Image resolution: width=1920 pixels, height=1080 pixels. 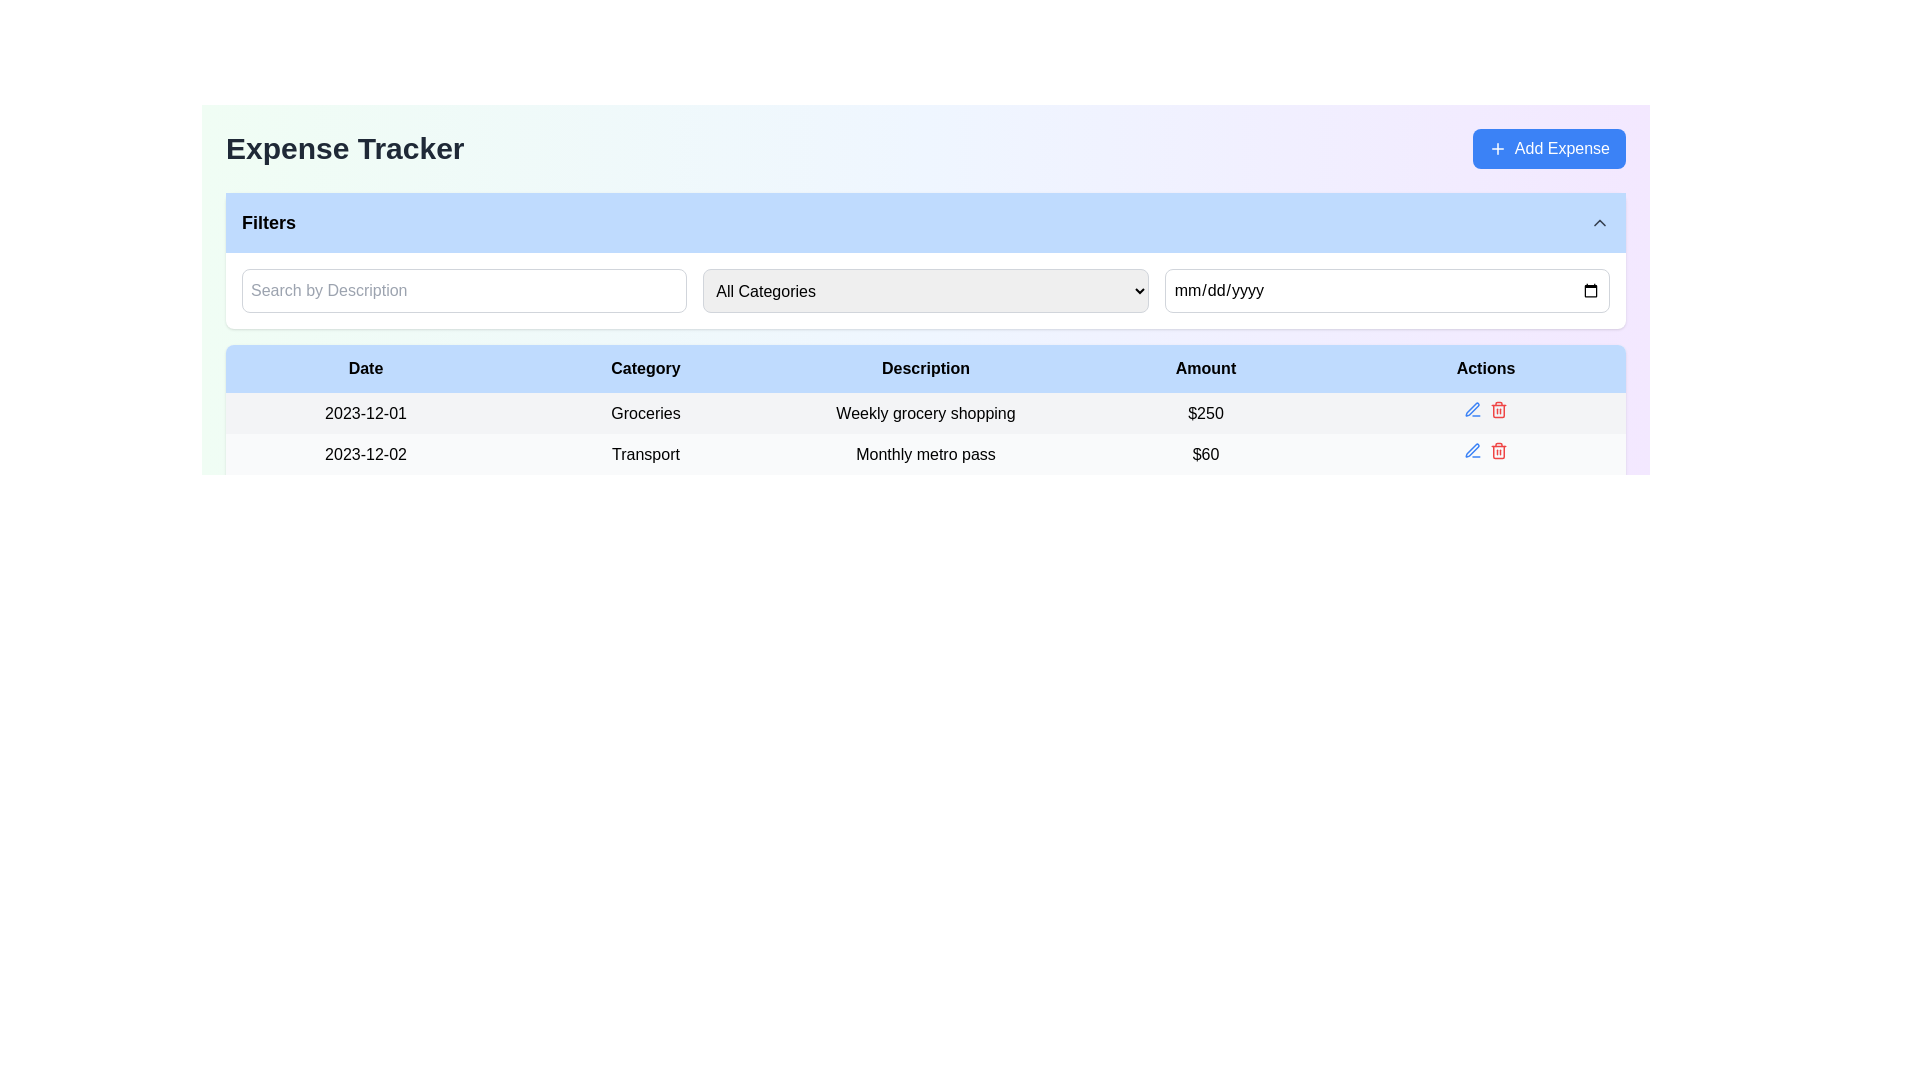 What do you see at coordinates (1498, 451) in the screenshot?
I see `the red trash bin icon button in the 'Actions' column of the second row to initiate a delete action for the 'Transport' entry, which has a description of 'Monthly metro pass' and an amount of '$60'` at bounding box center [1498, 451].